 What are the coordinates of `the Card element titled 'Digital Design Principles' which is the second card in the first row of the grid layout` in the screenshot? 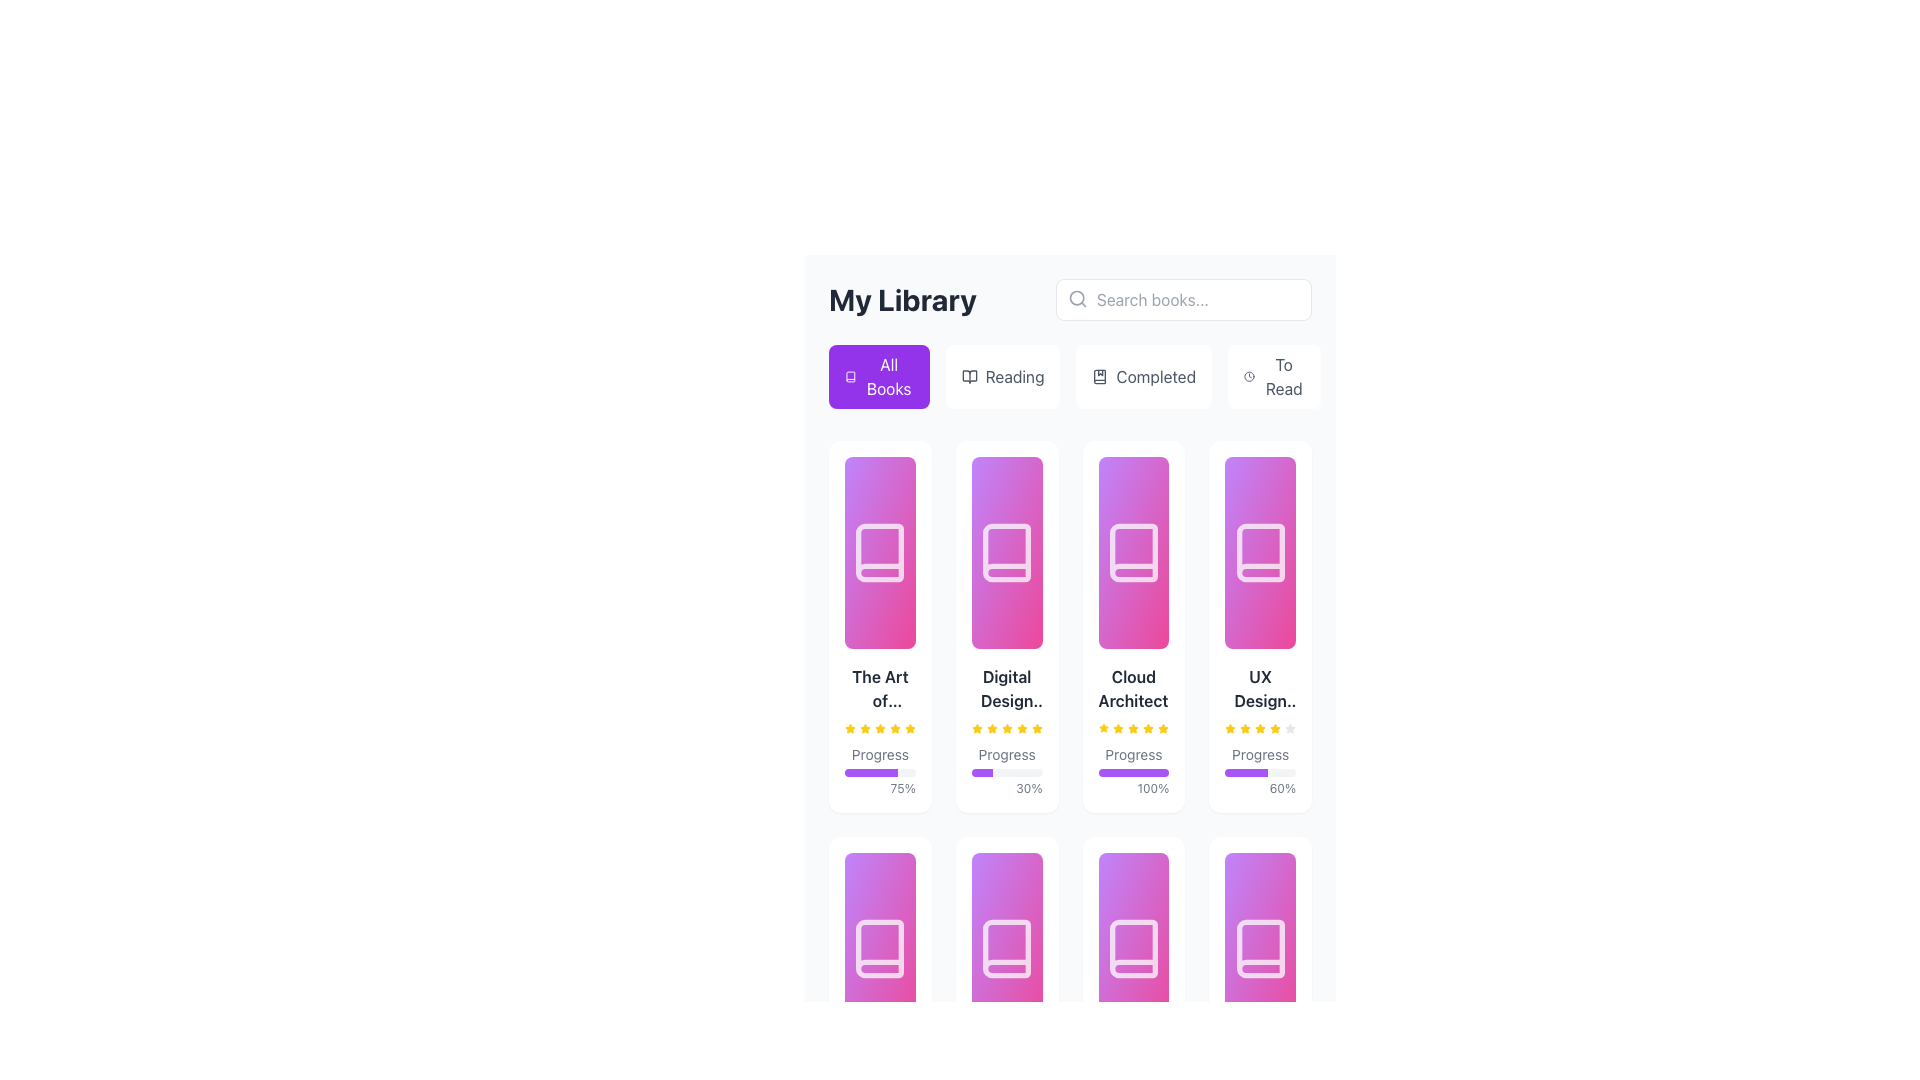 It's located at (1007, 626).